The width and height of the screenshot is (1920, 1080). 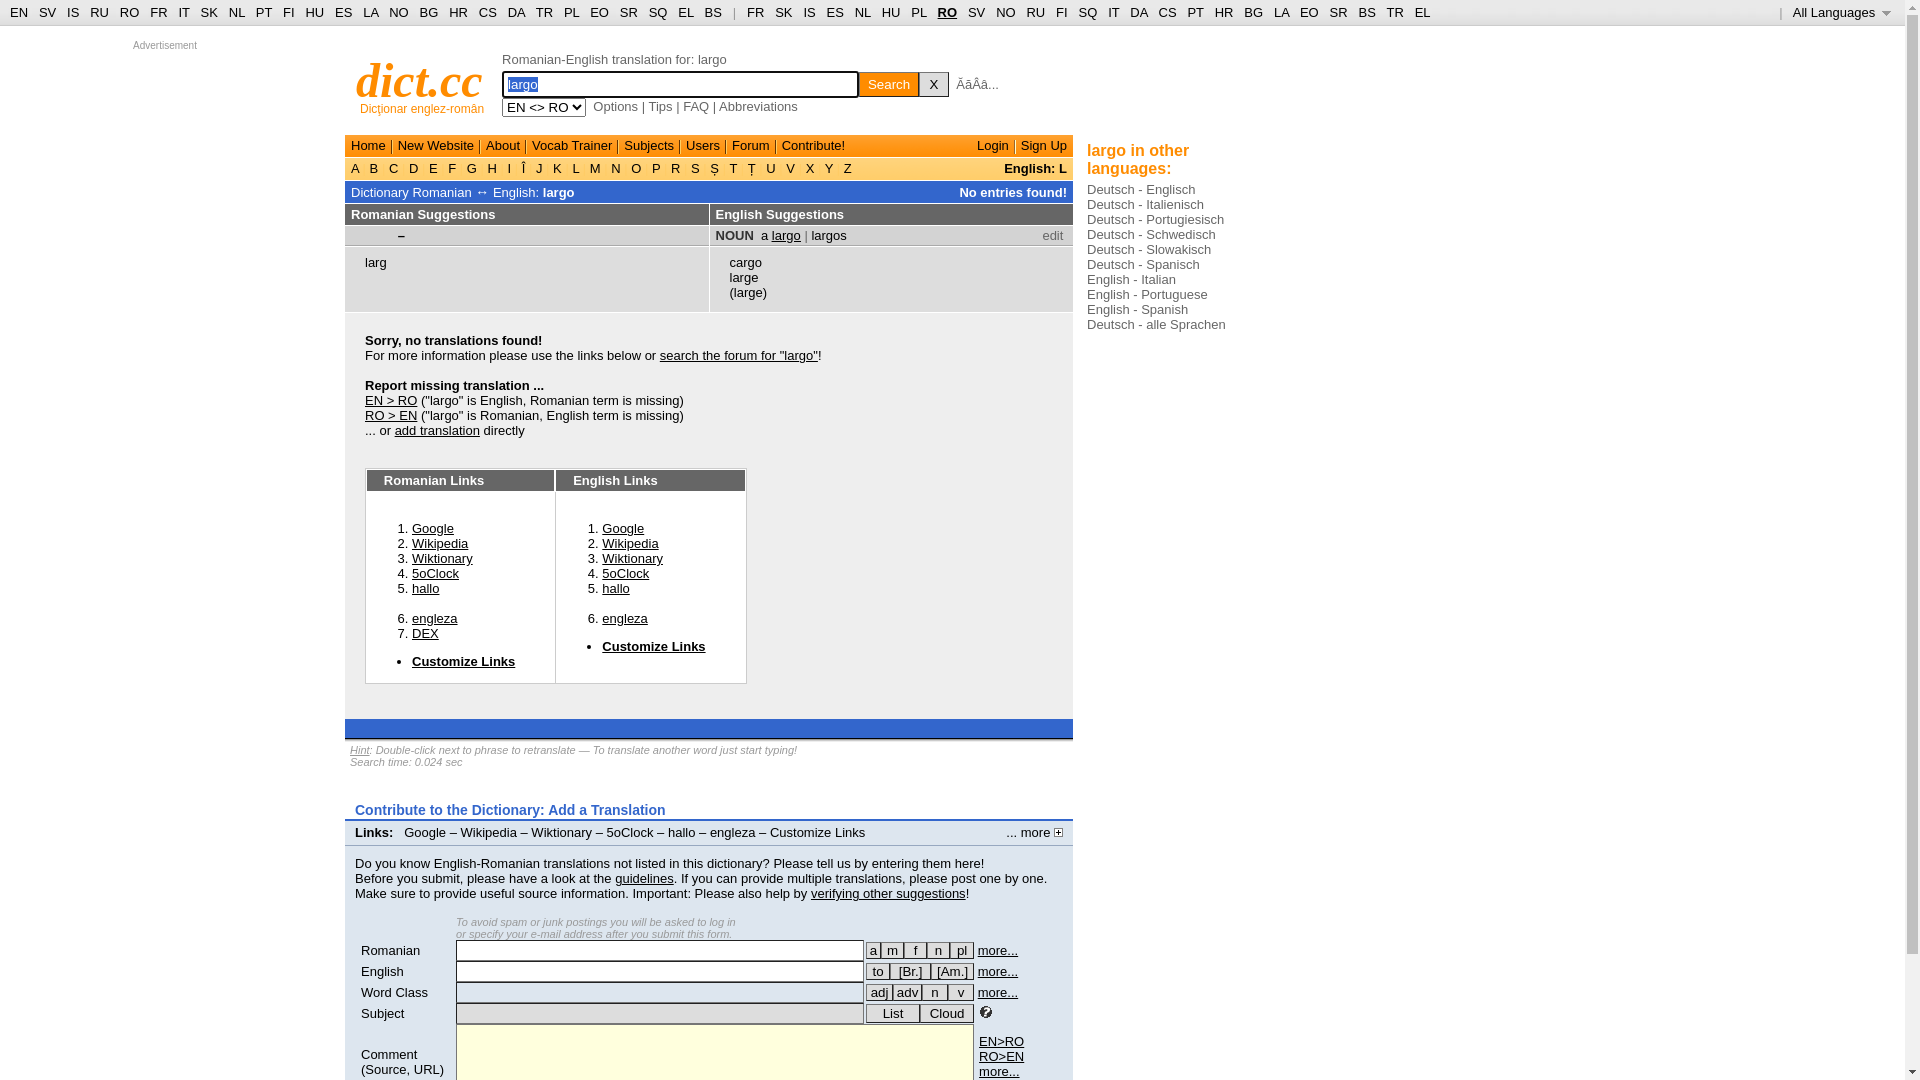 I want to click on 'D', so click(x=403, y=167).